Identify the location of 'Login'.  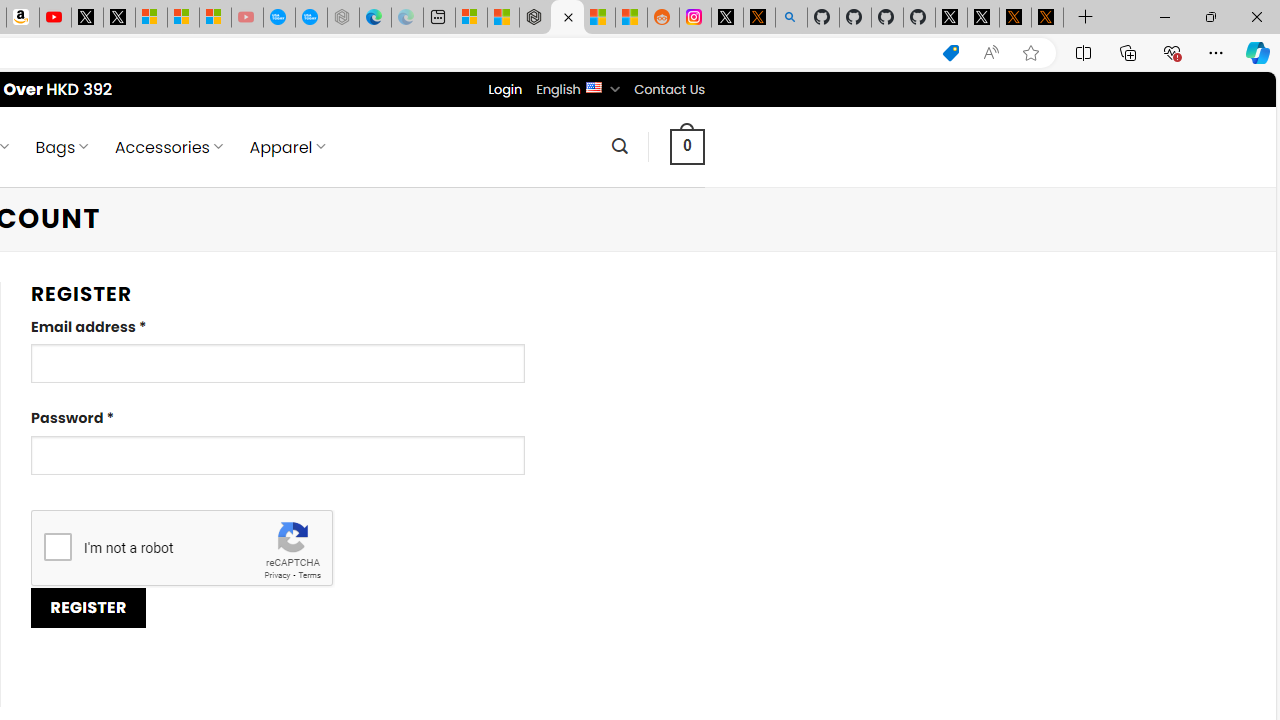
(505, 88).